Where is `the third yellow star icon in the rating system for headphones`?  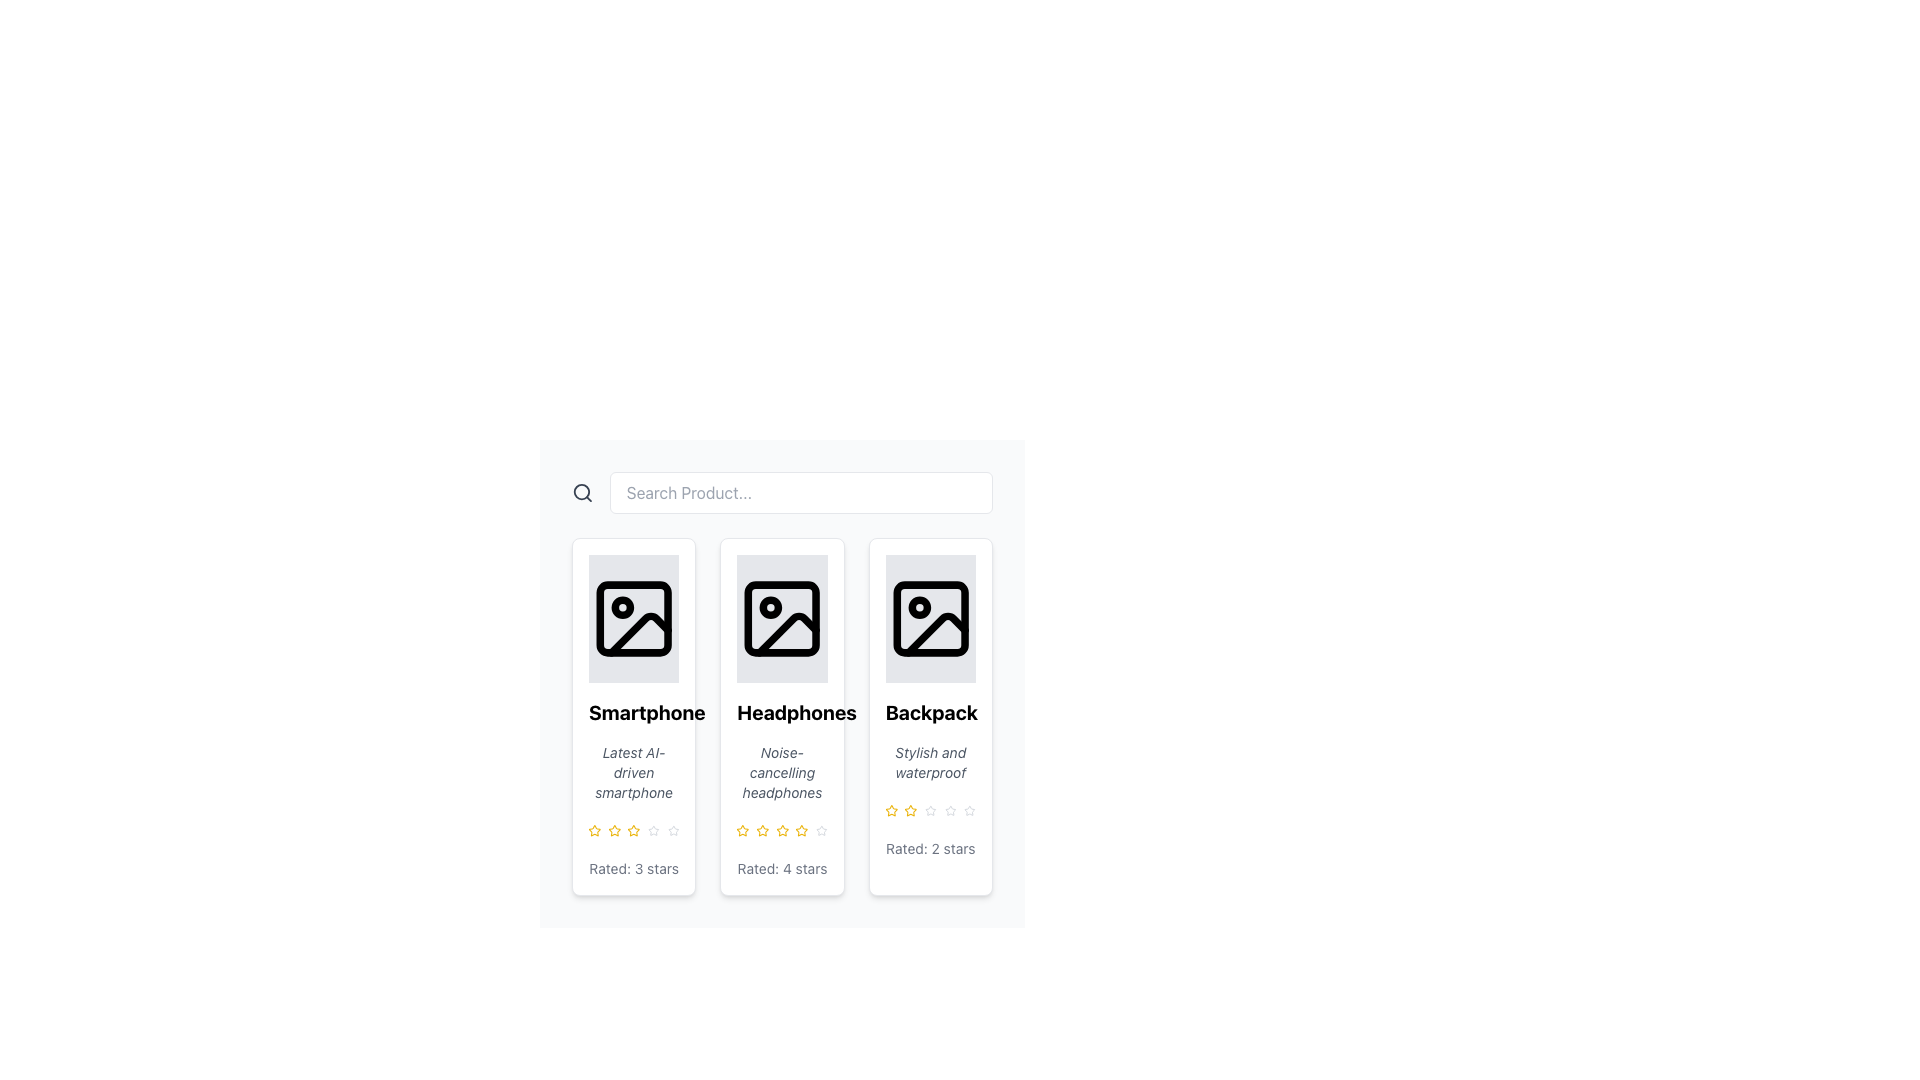
the third yellow star icon in the rating system for headphones is located at coordinates (761, 830).